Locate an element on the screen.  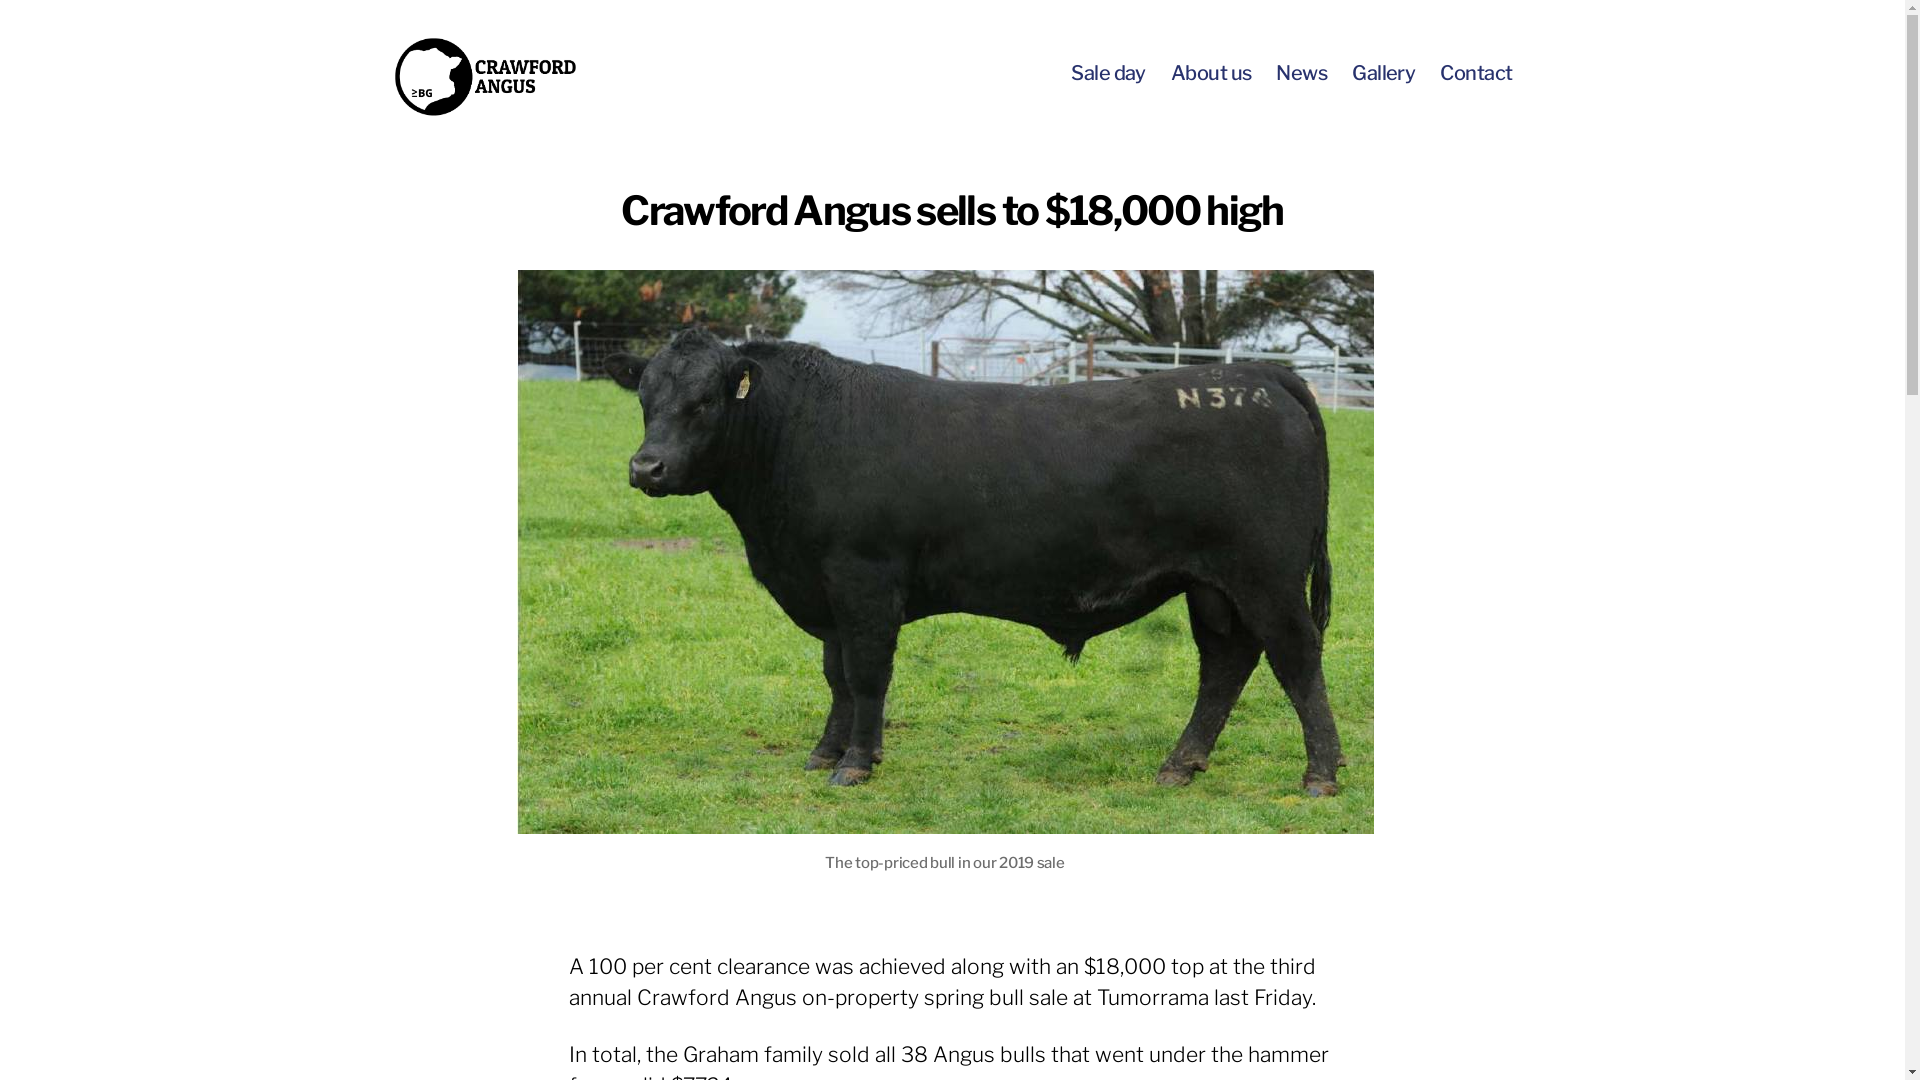
'About us' is located at coordinates (1210, 72).